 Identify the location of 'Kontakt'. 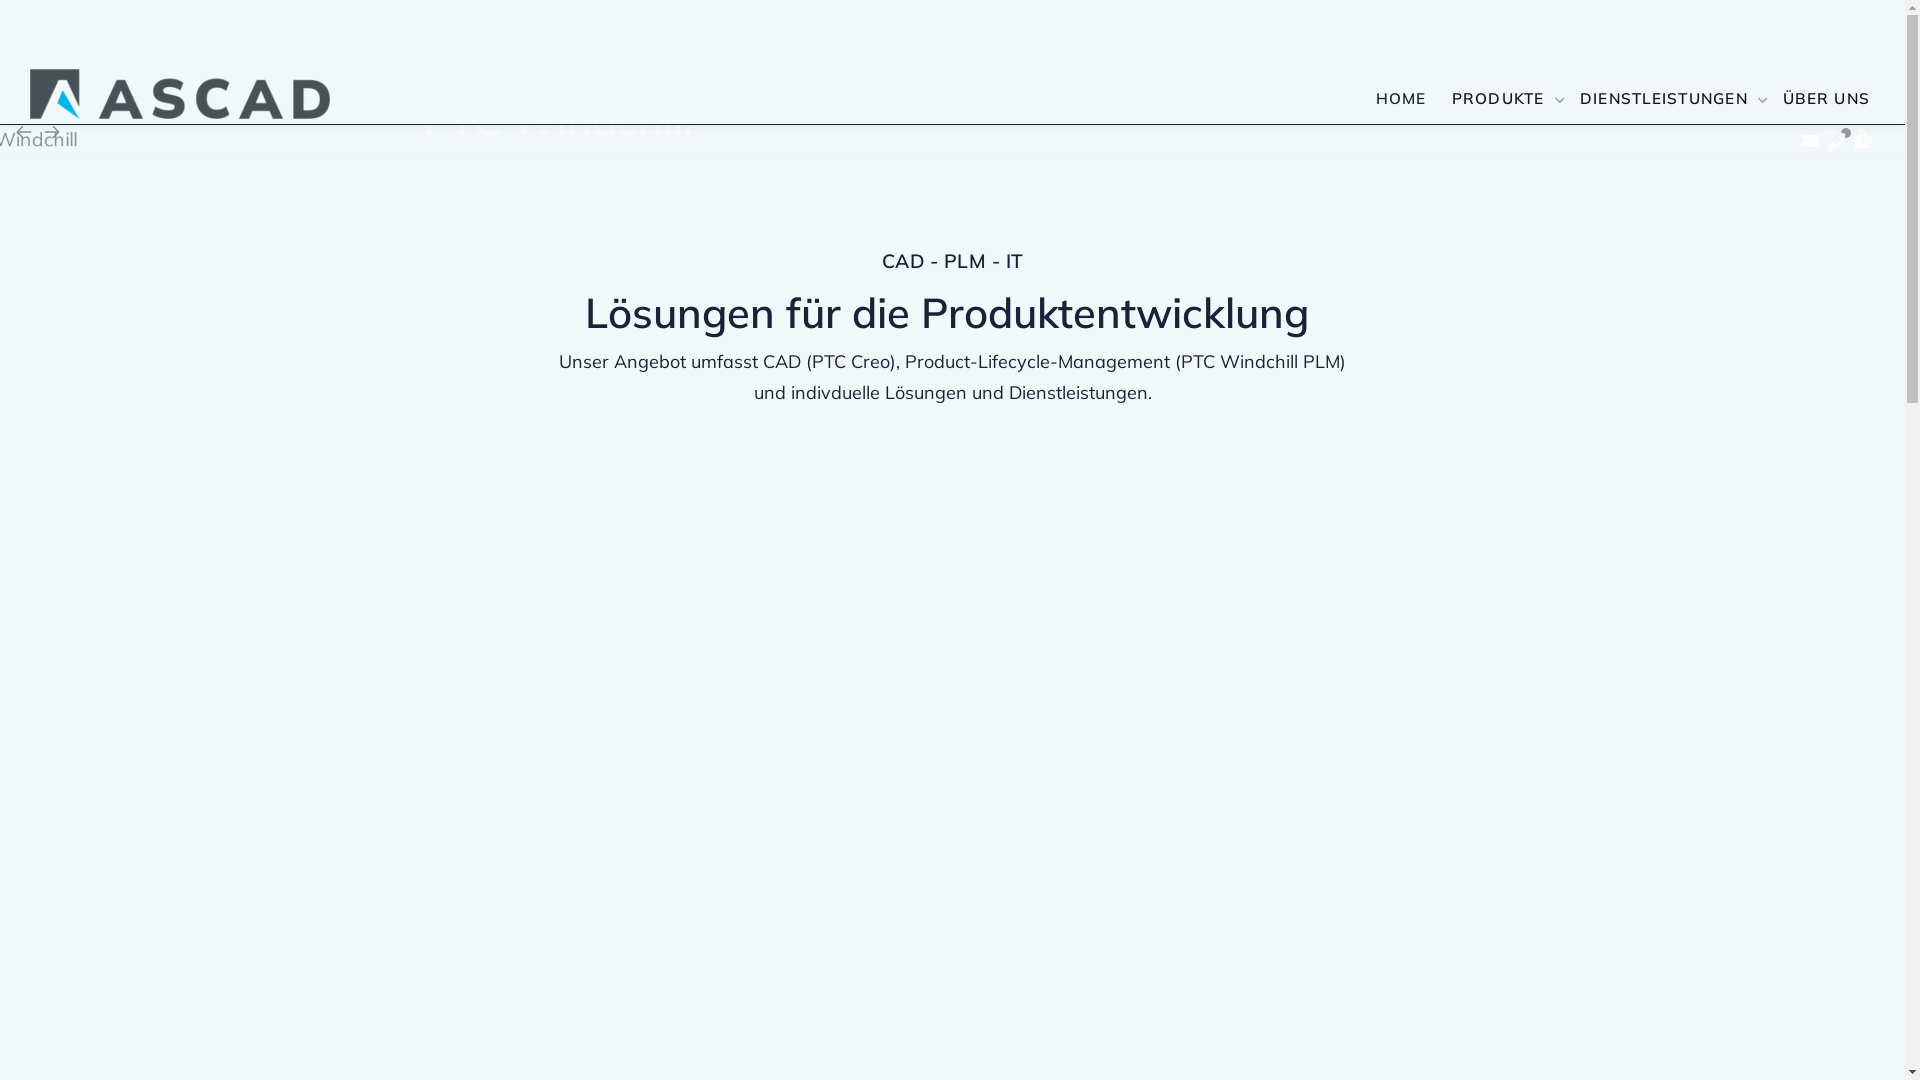
(1810, 140).